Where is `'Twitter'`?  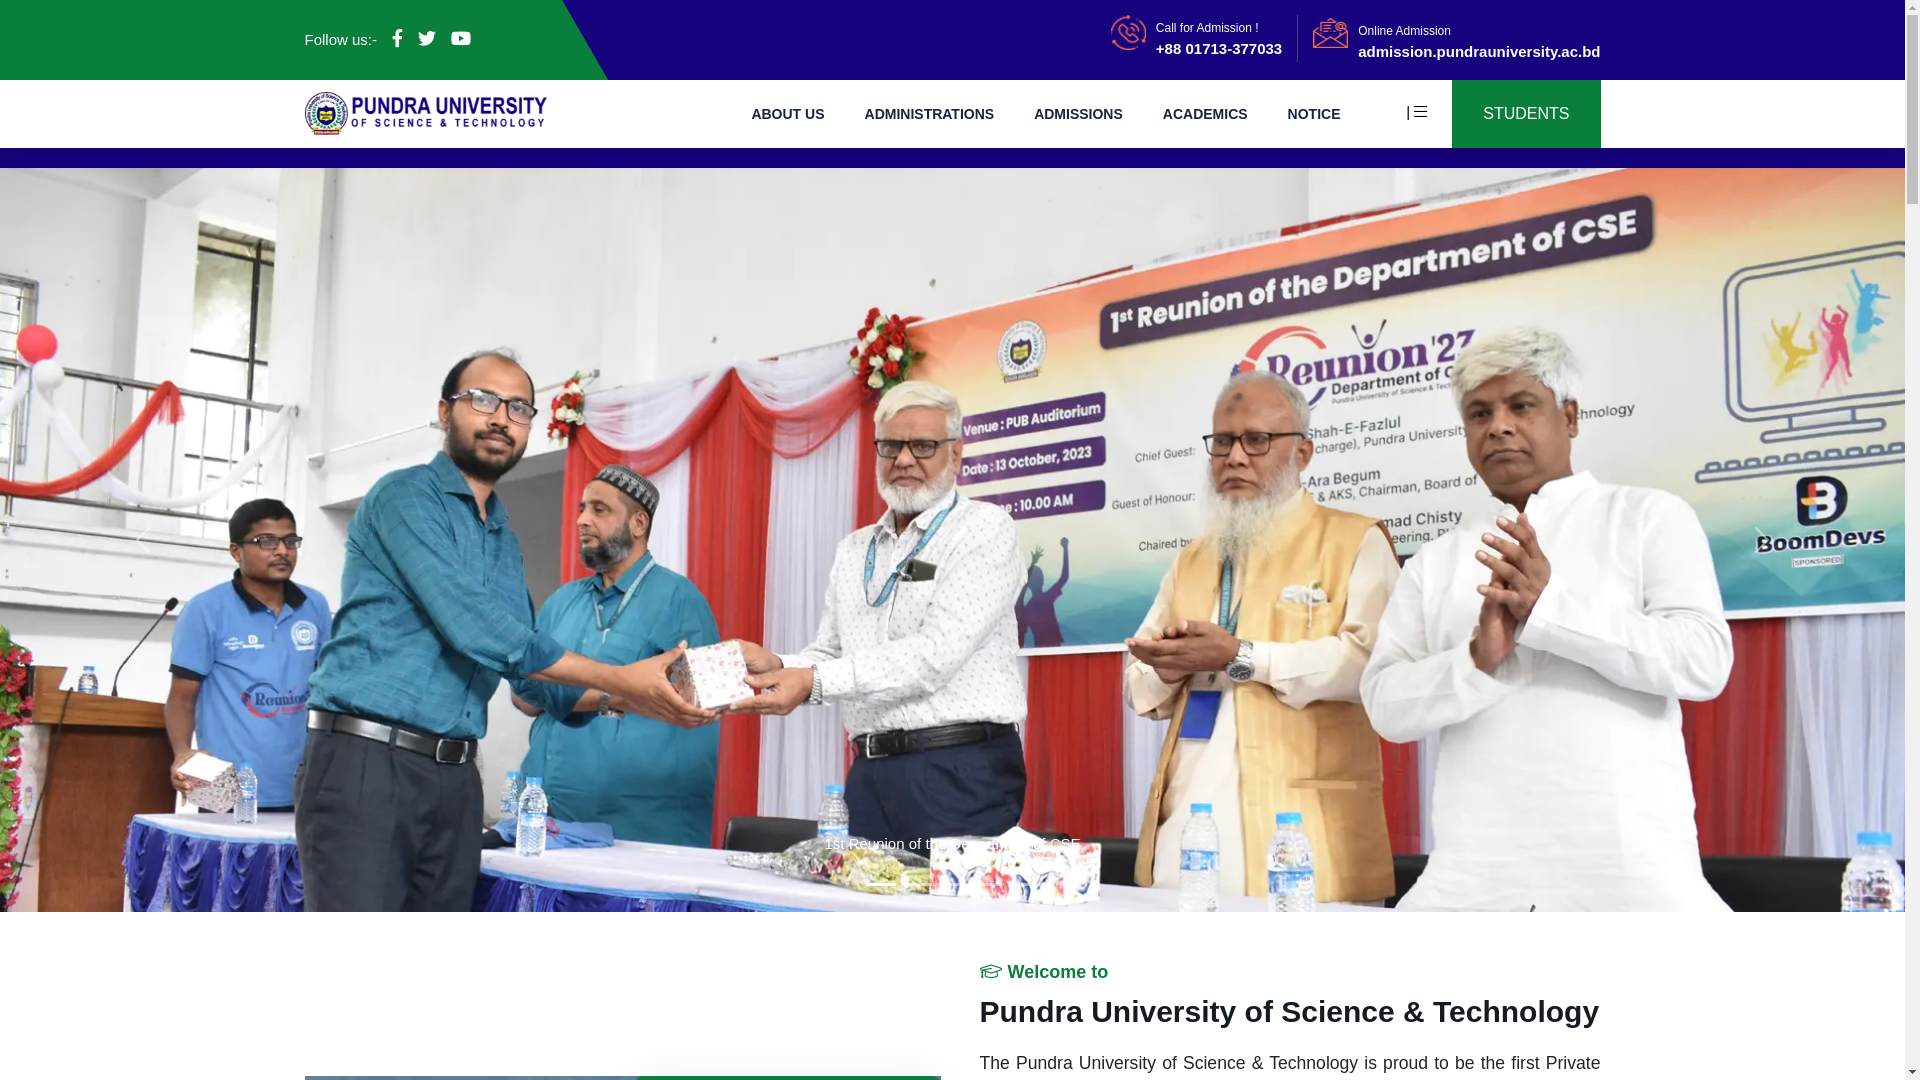
'Twitter' is located at coordinates (426, 38).